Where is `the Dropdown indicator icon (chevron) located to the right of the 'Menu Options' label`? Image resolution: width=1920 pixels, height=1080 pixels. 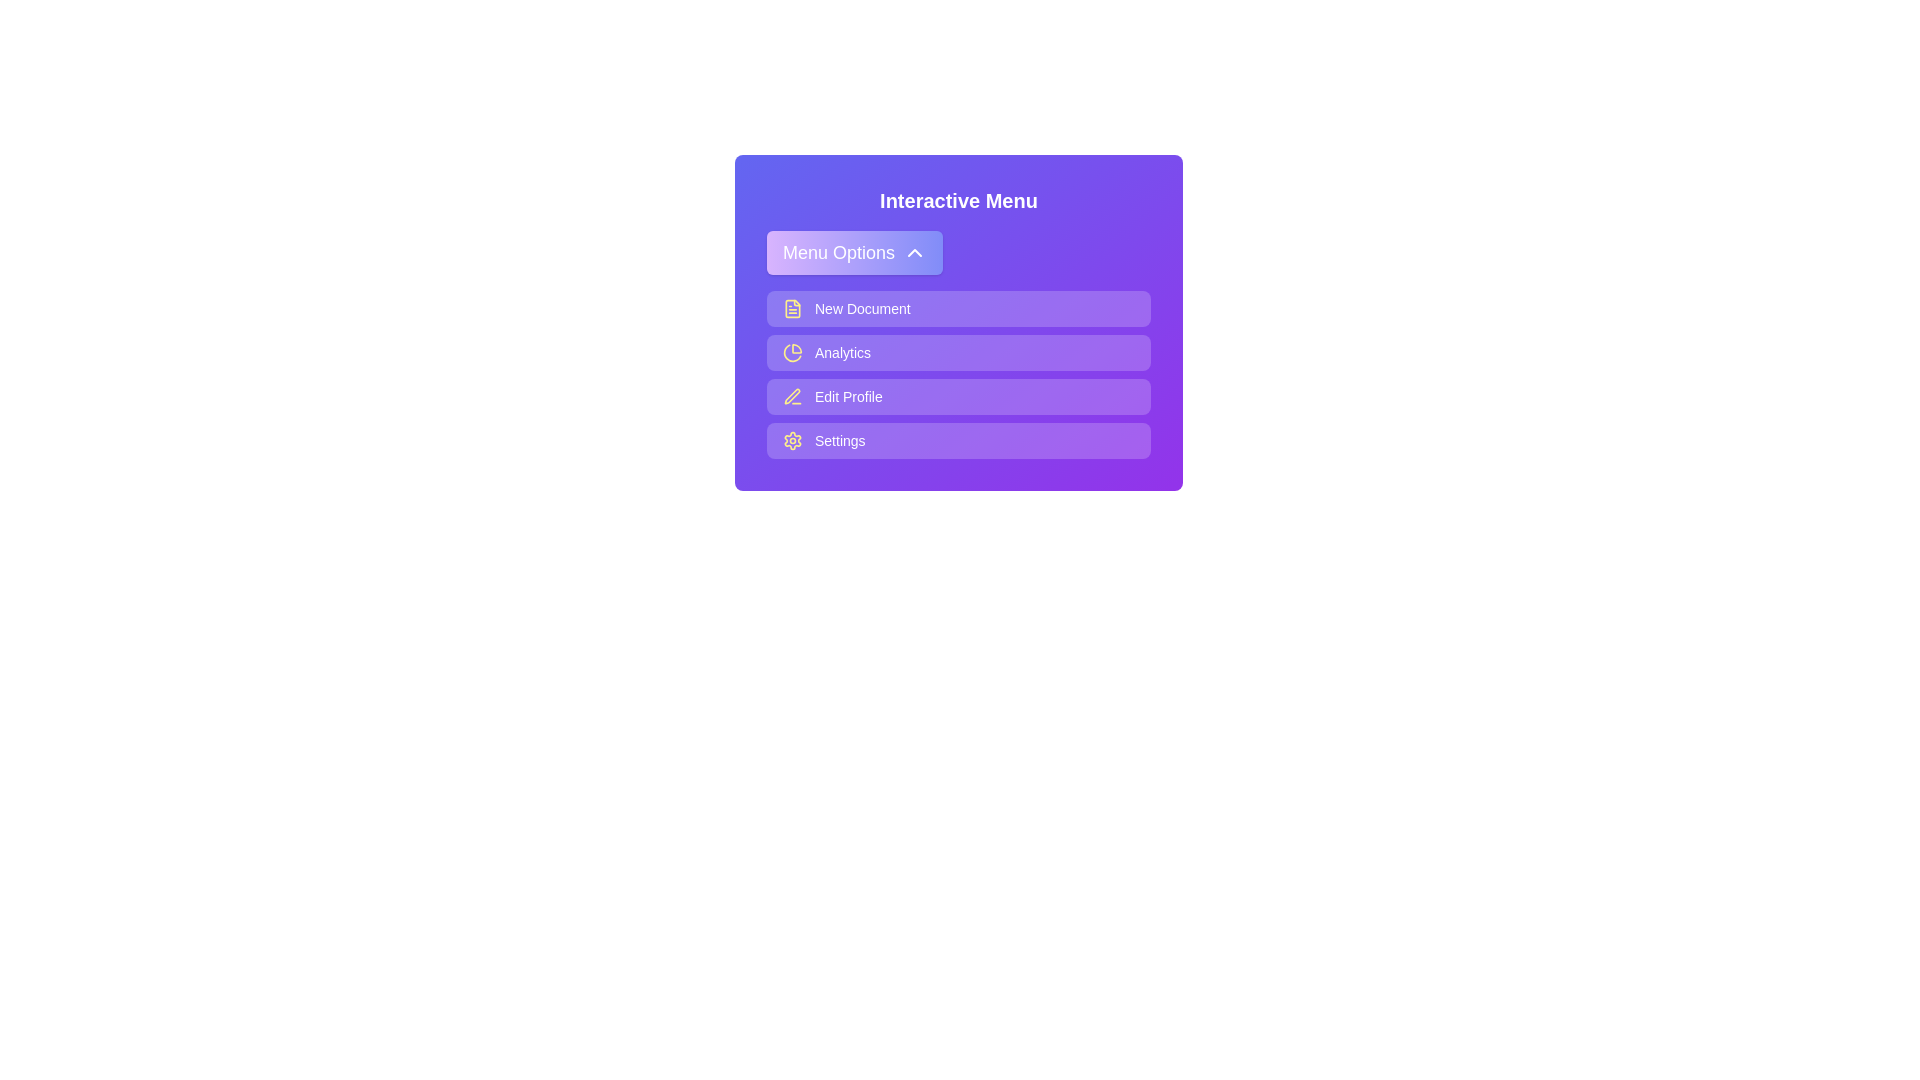
the Dropdown indicator icon (chevron) located to the right of the 'Menu Options' label is located at coordinates (914, 252).